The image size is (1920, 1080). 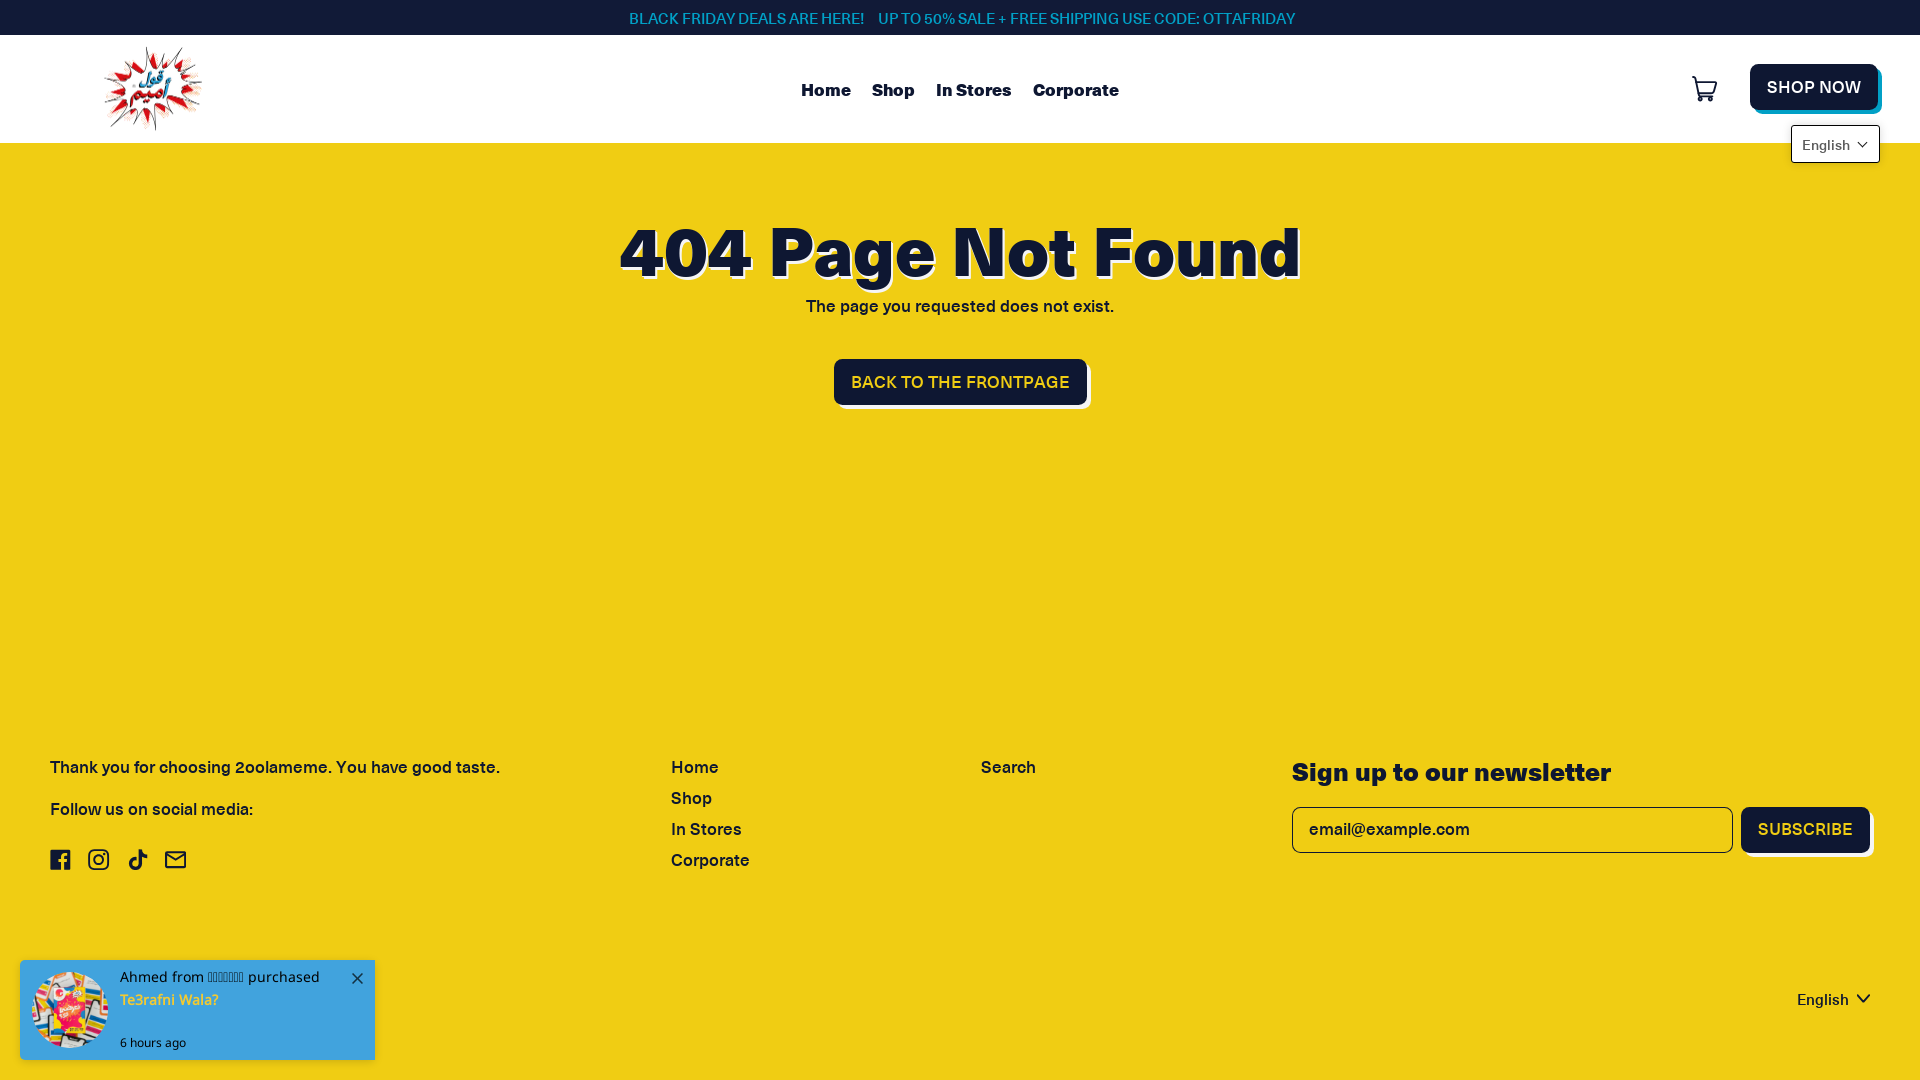 What do you see at coordinates (789, 87) in the screenshot?
I see `'Home'` at bounding box center [789, 87].